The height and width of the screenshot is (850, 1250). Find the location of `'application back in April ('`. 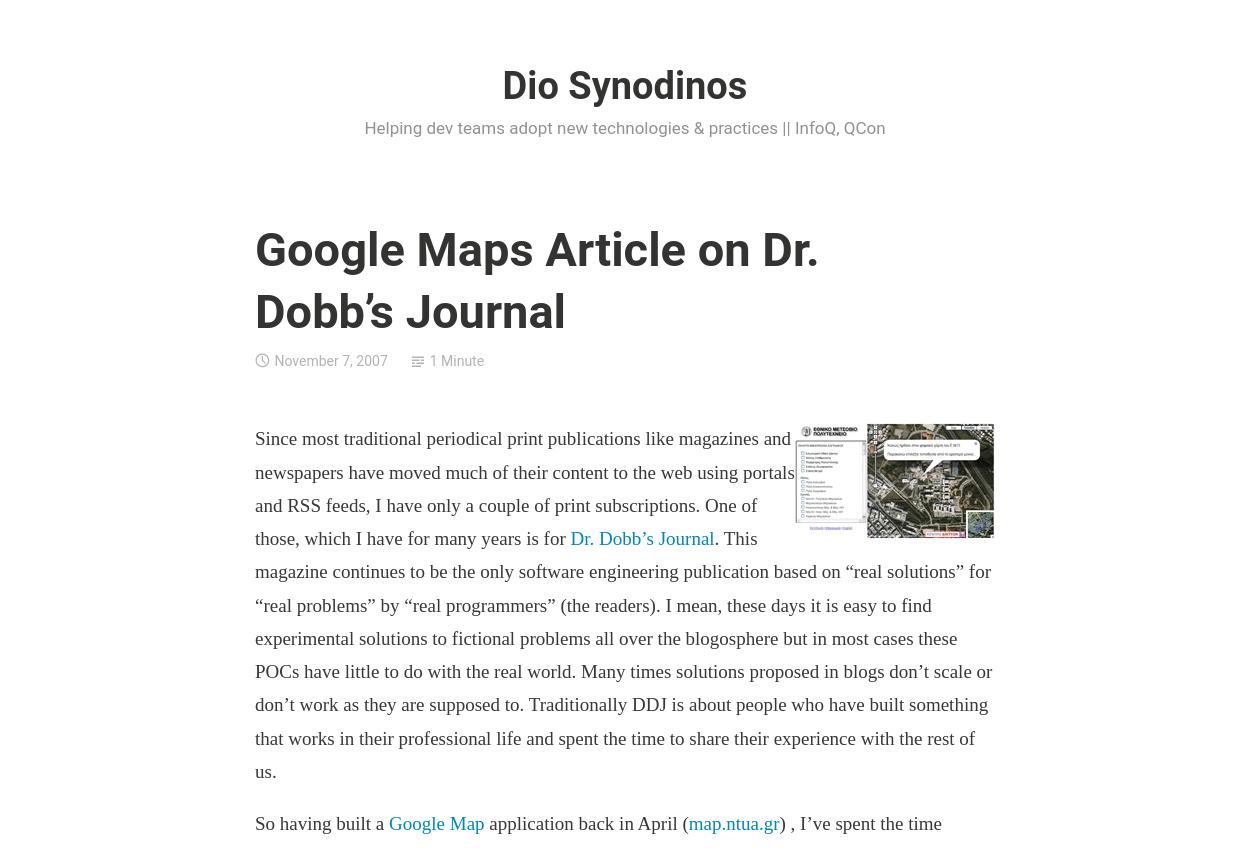

'application back in April (' is located at coordinates (585, 823).